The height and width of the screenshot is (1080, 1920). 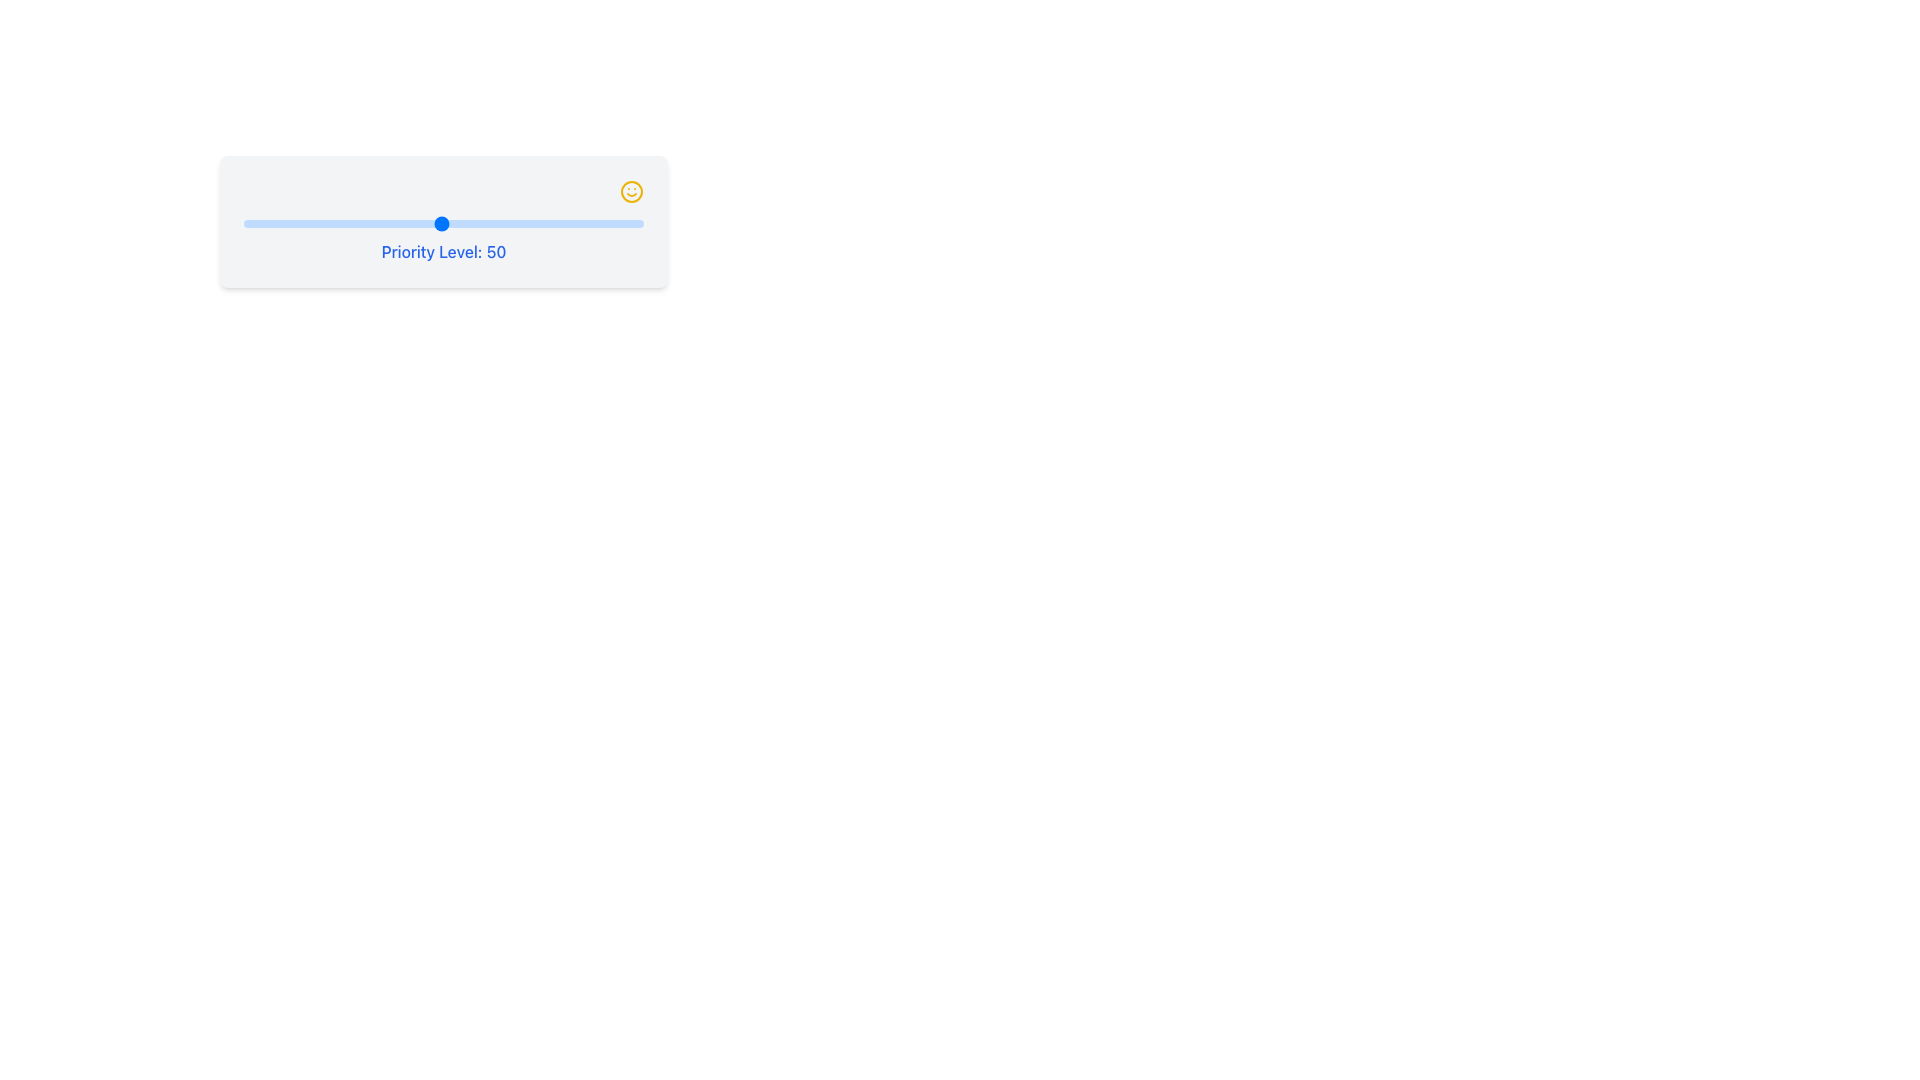 I want to click on priority level, so click(x=594, y=223).